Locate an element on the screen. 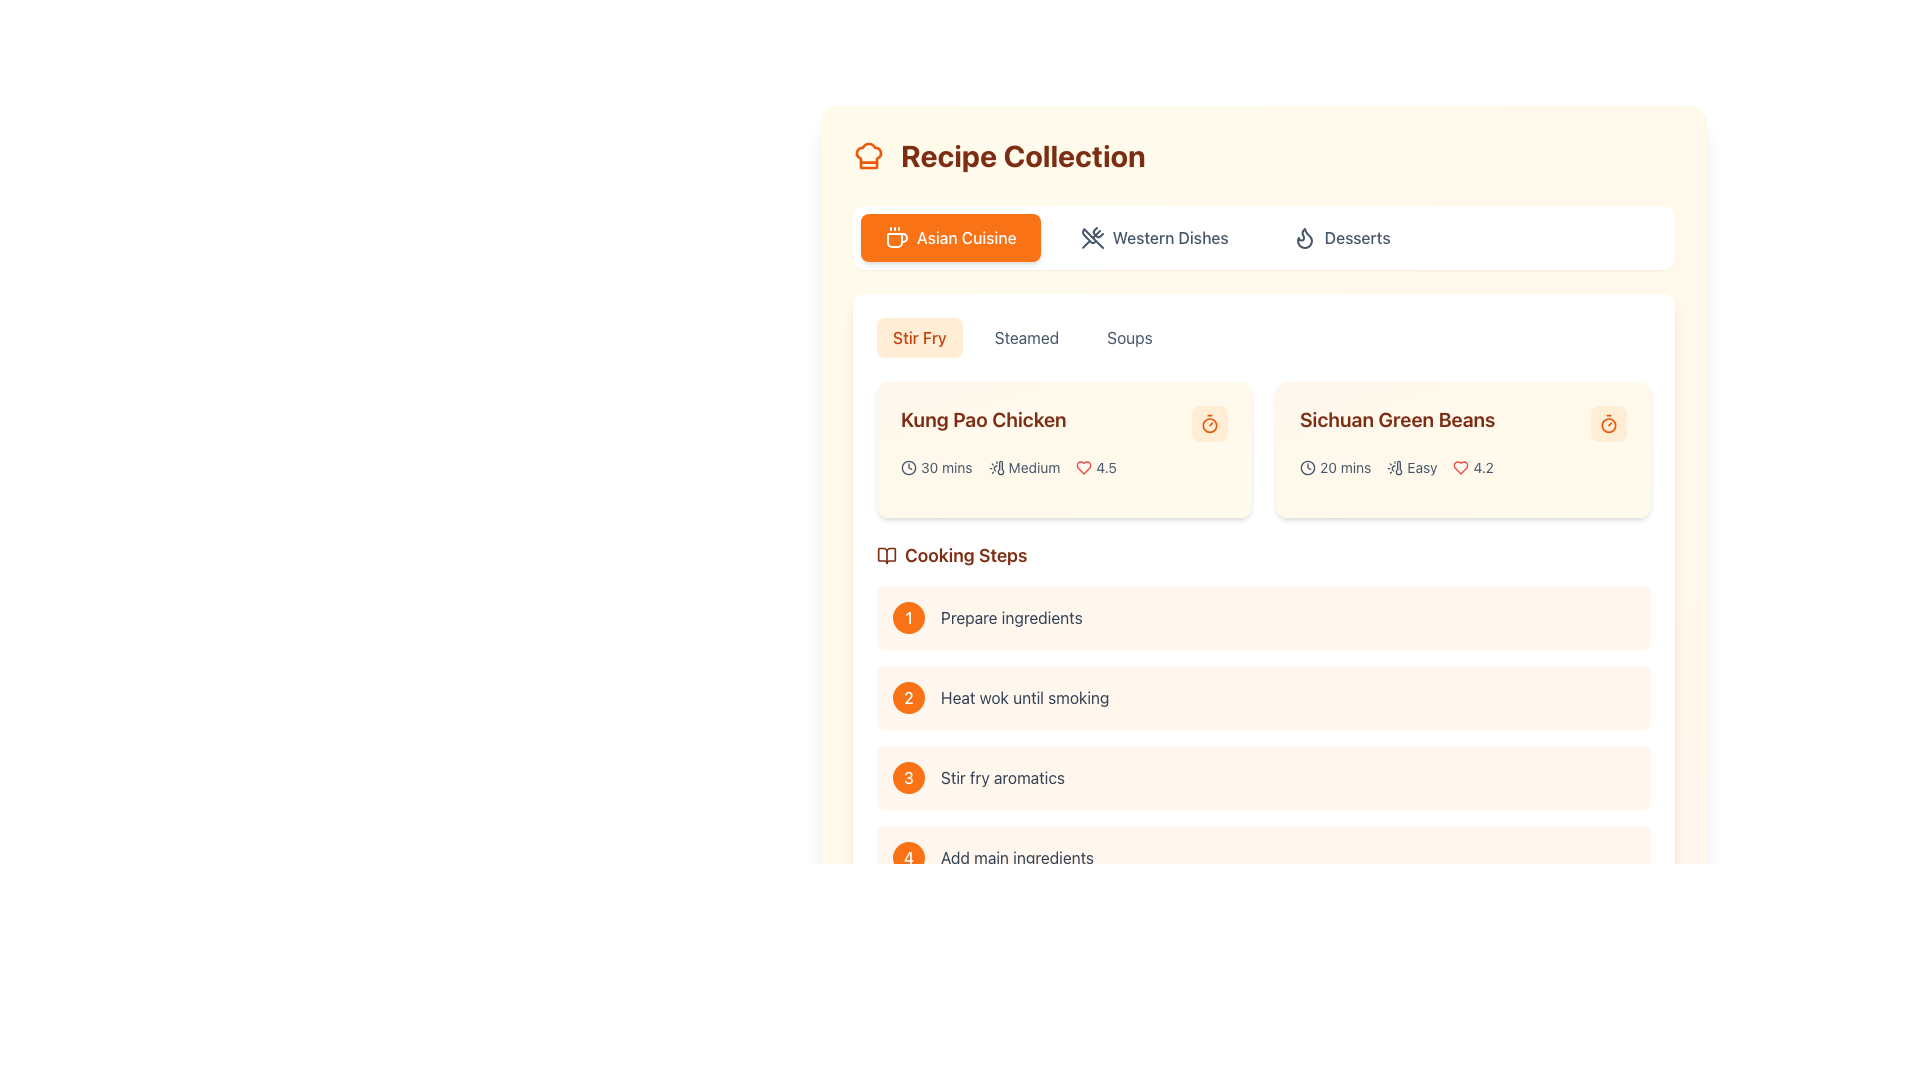 This screenshot has width=1920, height=1080. the static text element displaying 'Stir fry aromatics' which is part of a step-by-step list and located beside the circled orange number '3' is located at coordinates (1003, 777).